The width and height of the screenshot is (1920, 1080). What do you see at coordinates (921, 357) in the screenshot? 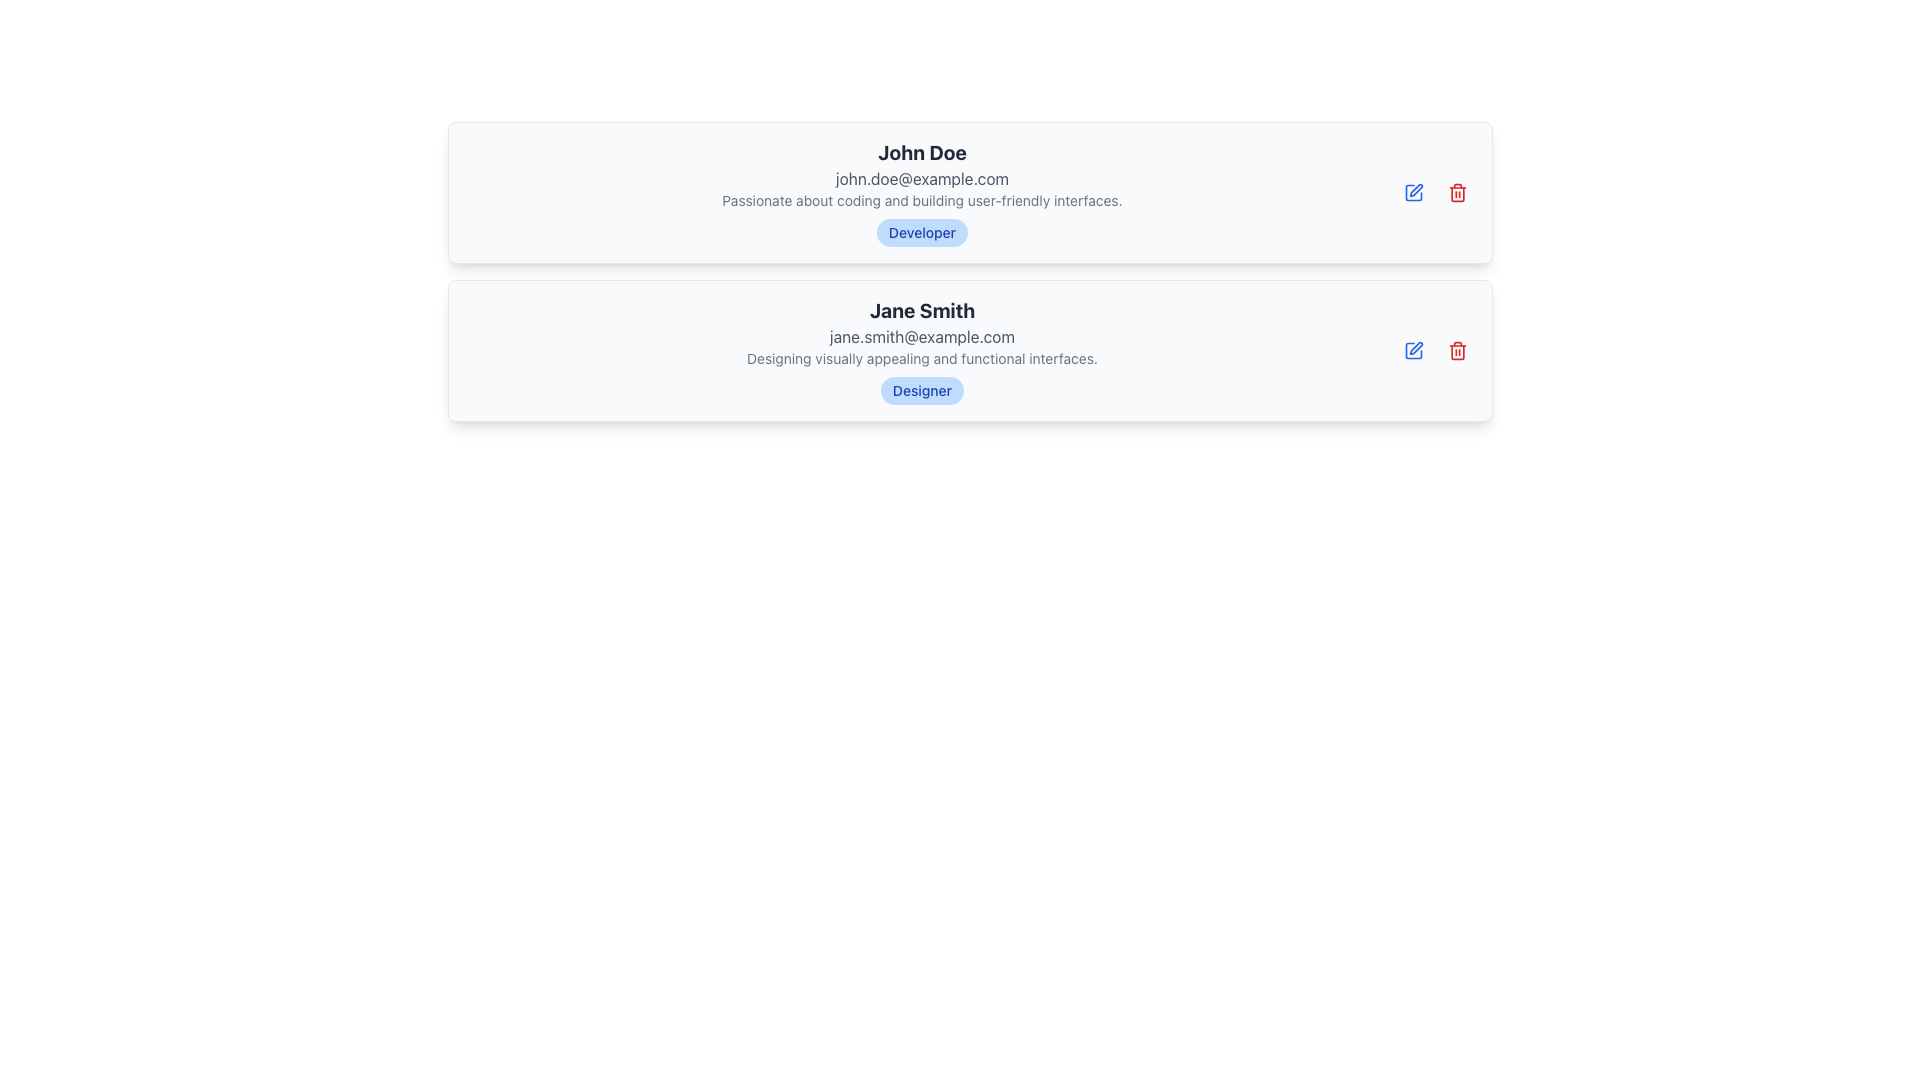
I see `the Text Display element in Jane Smith's profile card, which describes her skills and is positioned below her name and email, above the 'Designer' badge` at bounding box center [921, 357].